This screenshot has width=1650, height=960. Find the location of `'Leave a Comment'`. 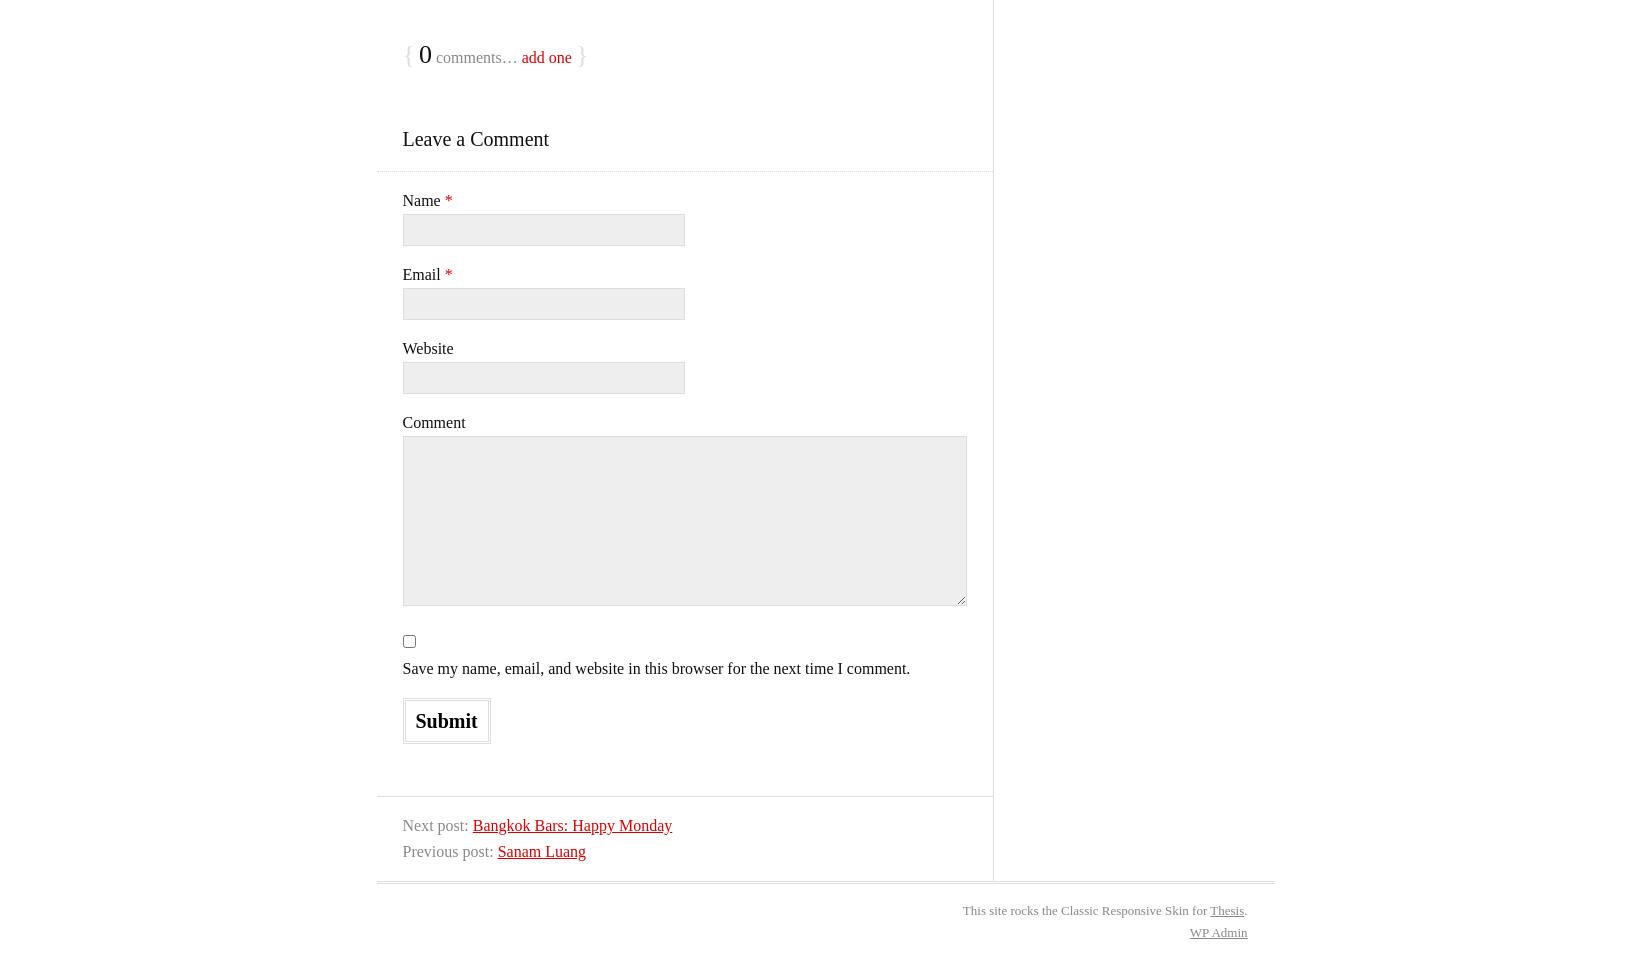

'Leave a Comment' is located at coordinates (474, 138).